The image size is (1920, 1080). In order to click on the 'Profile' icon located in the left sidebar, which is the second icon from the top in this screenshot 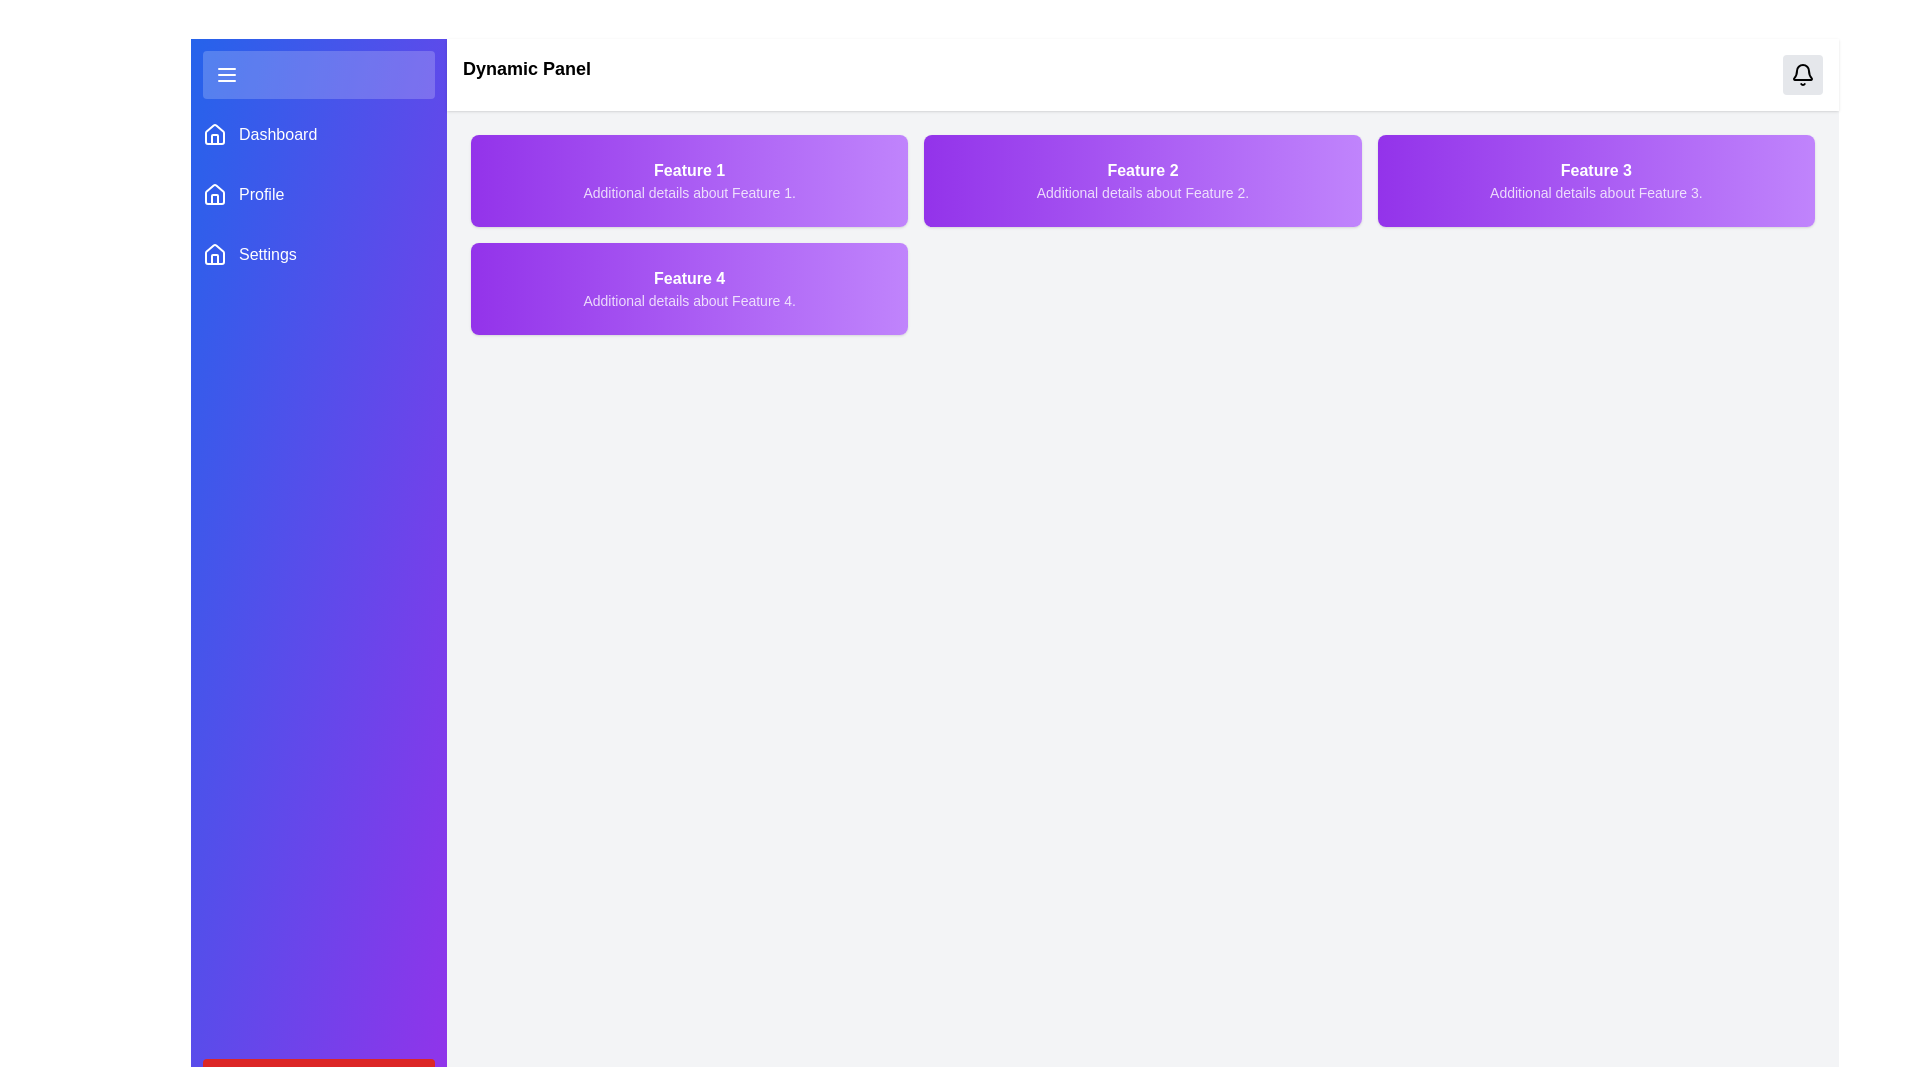, I will do `click(215, 195)`.